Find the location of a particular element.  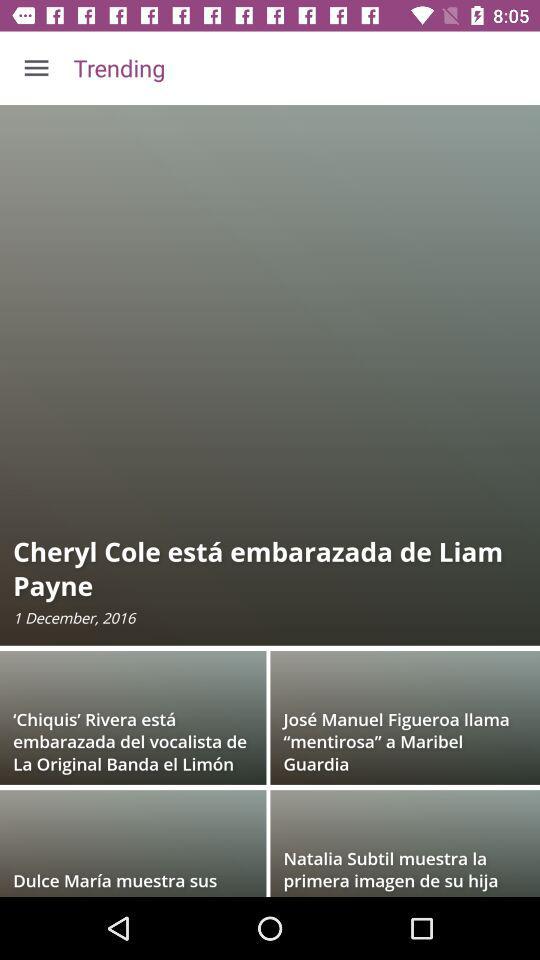

advertisement page is located at coordinates (270, 500).